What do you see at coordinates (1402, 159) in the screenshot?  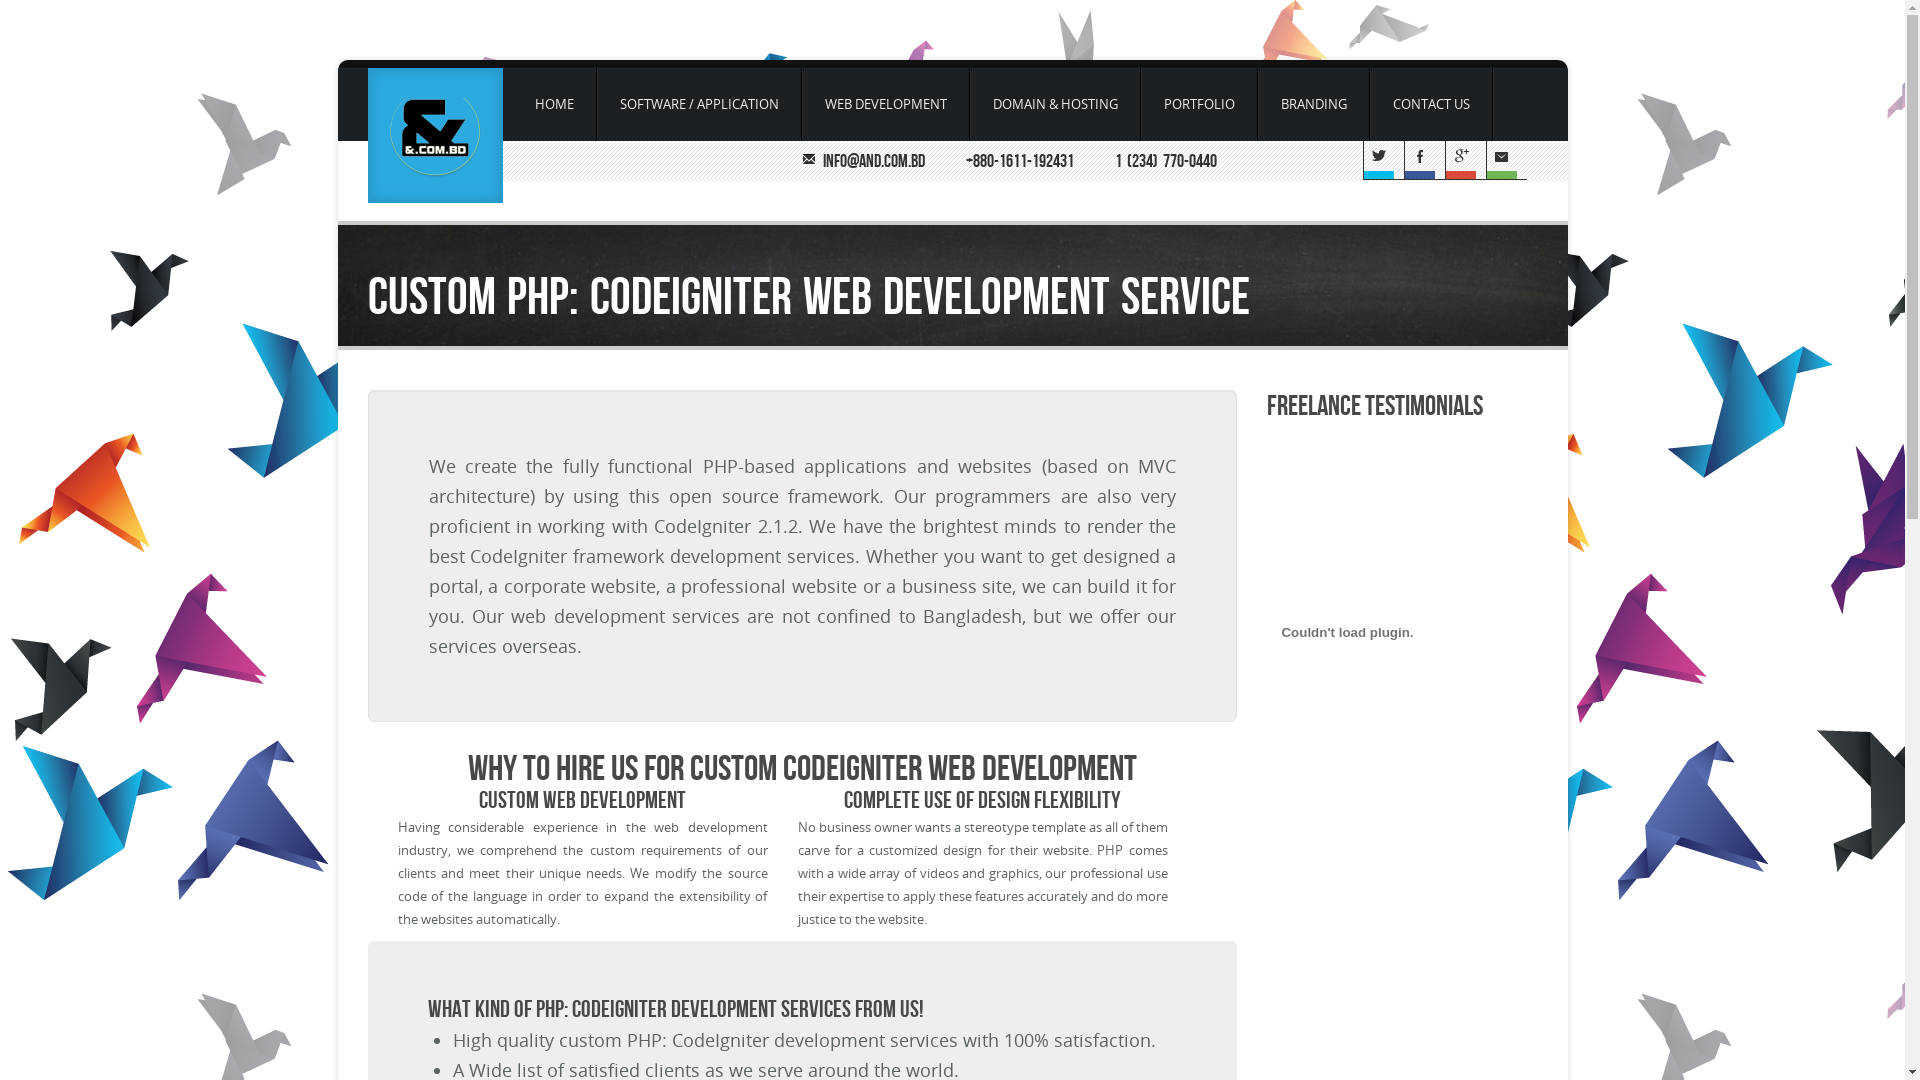 I see `'Facebook'` at bounding box center [1402, 159].